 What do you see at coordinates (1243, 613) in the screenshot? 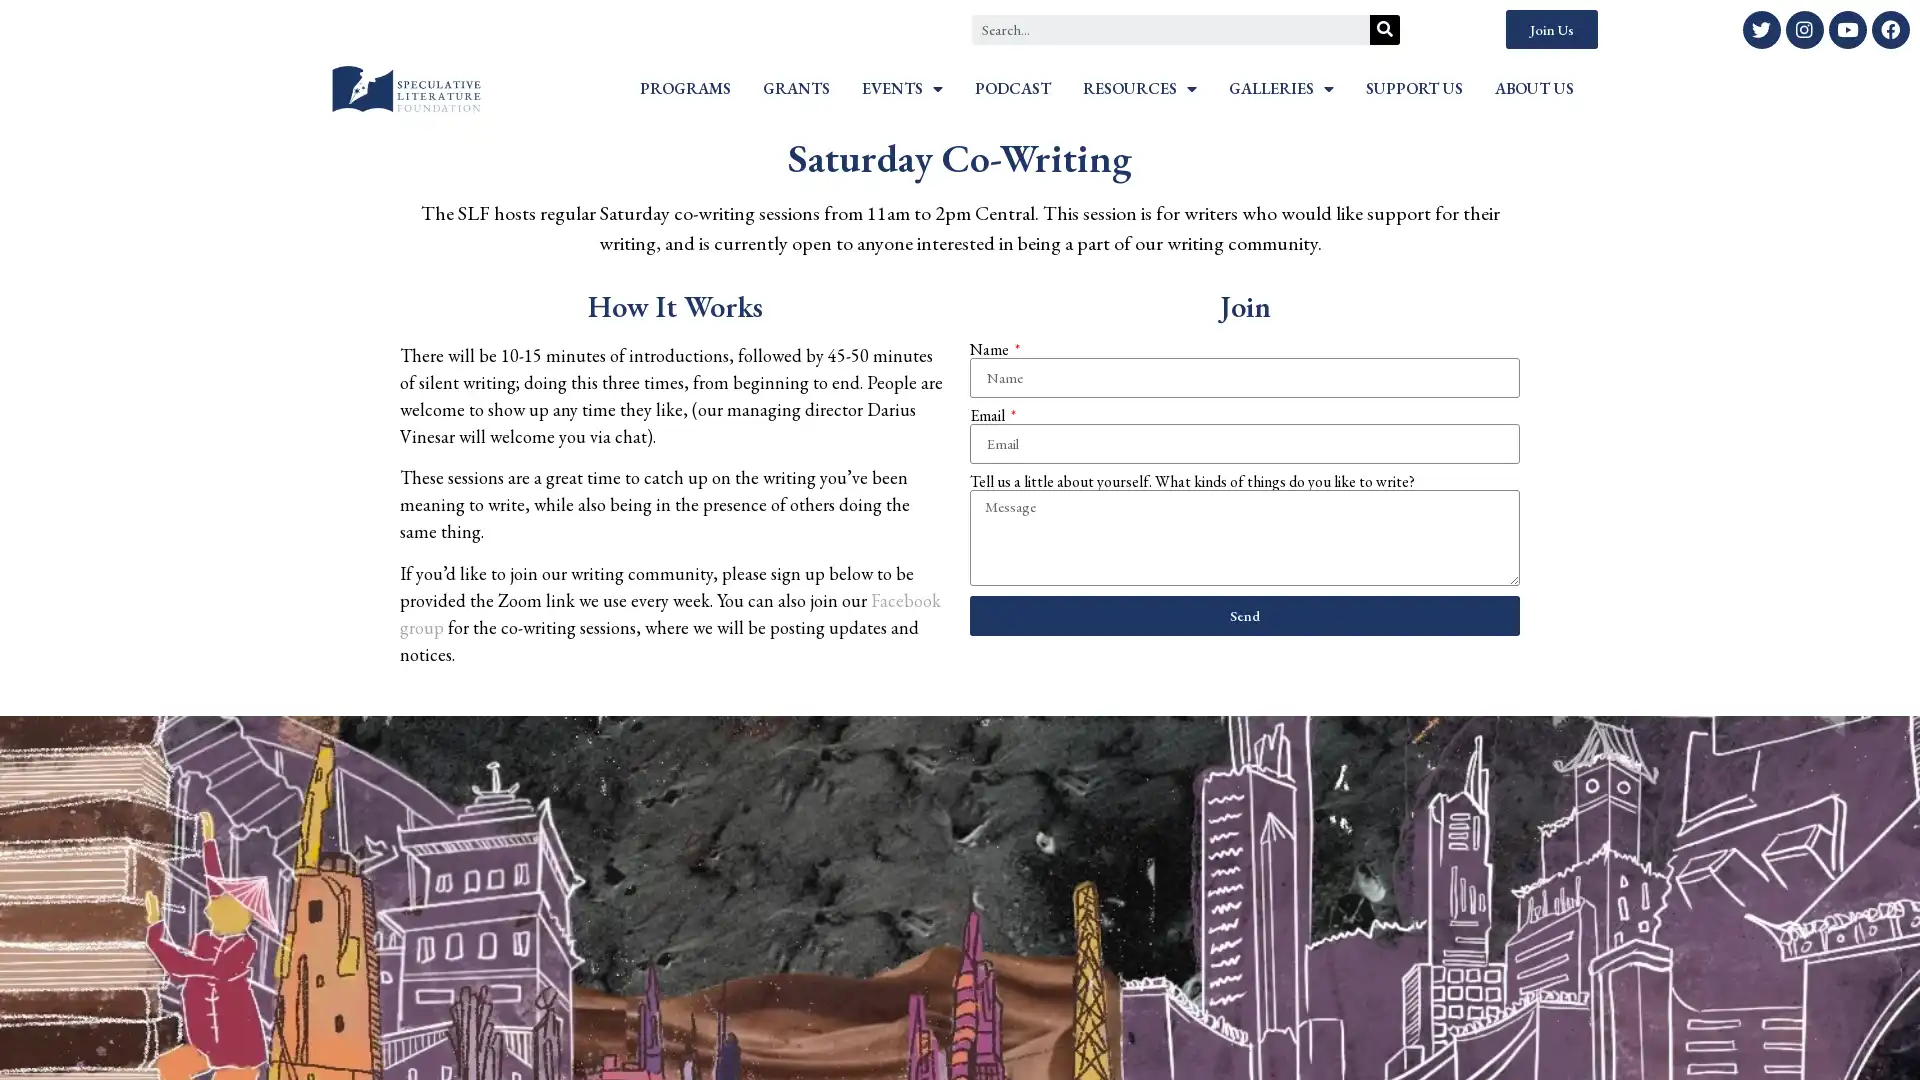
I see `Send` at bounding box center [1243, 613].